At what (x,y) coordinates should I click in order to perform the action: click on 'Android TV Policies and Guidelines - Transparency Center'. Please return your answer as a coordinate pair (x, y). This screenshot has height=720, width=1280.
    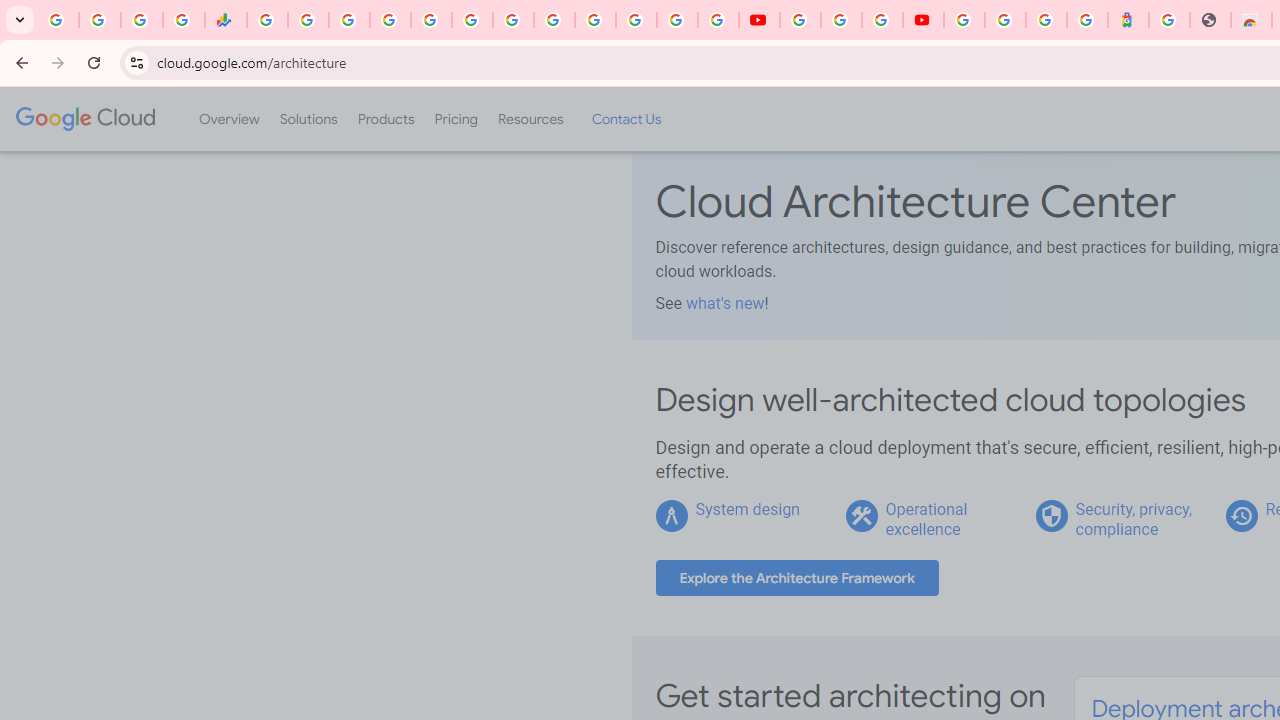
    Looking at the image, I should click on (513, 20).